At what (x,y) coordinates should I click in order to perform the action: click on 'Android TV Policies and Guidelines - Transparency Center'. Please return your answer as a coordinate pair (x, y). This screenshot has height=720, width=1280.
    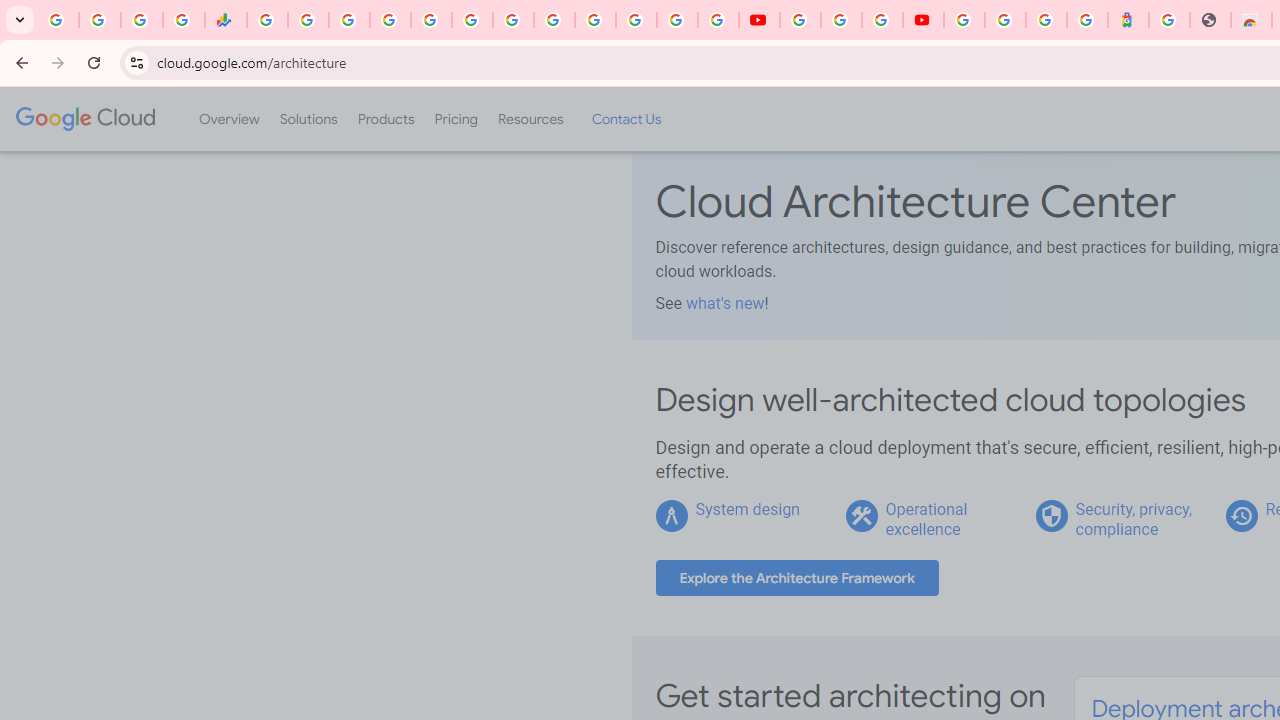
    Looking at the image, I should click on (513, 20).